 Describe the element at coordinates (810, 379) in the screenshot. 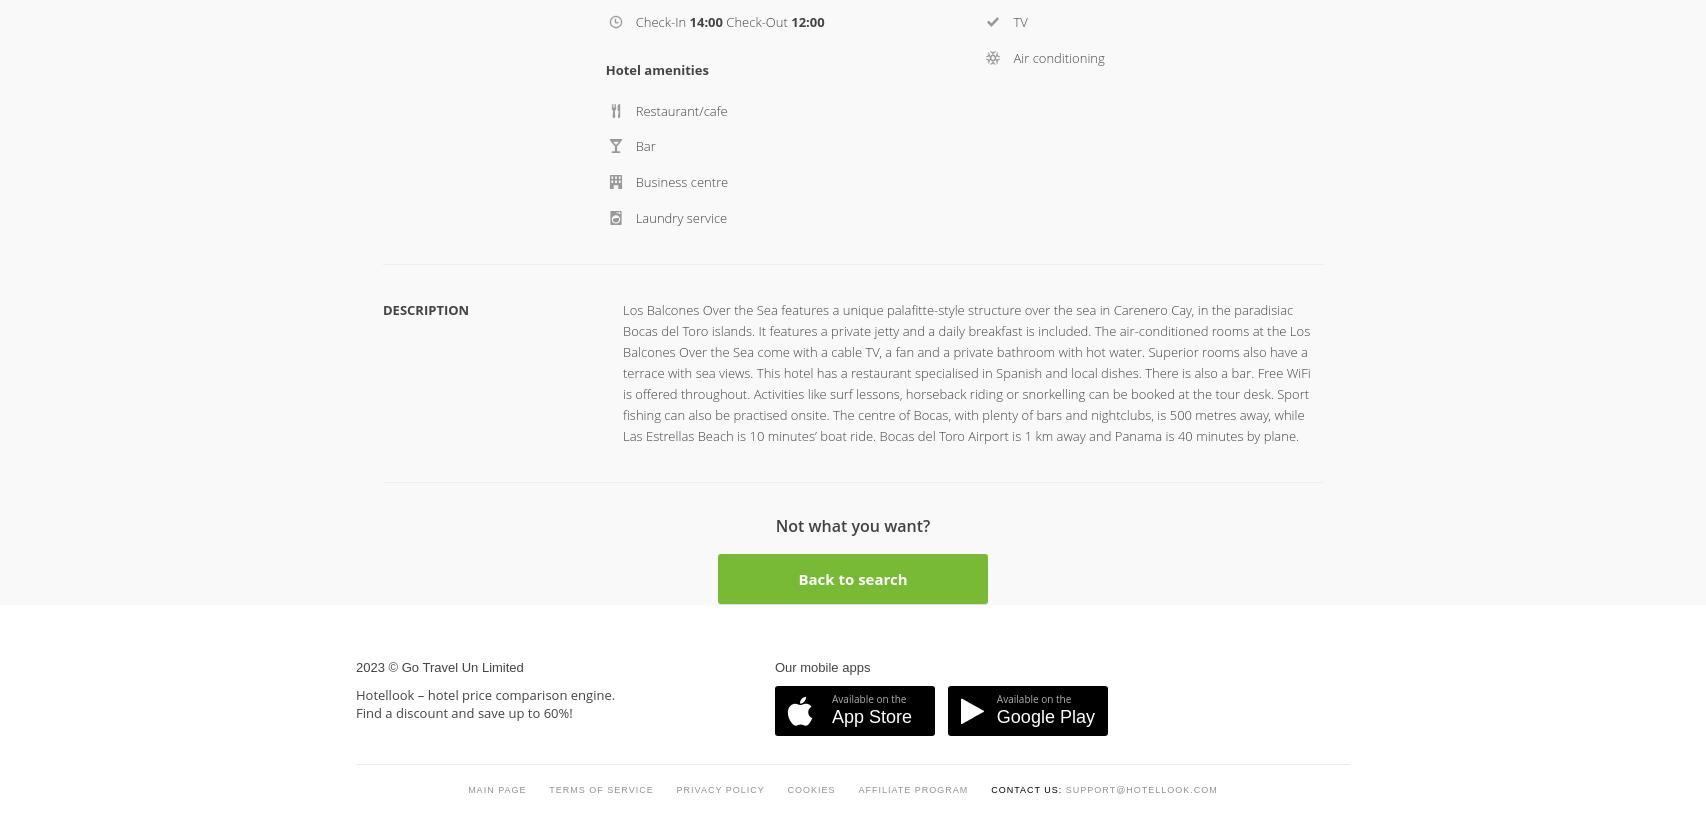

I see `'Cookies'` at that location.